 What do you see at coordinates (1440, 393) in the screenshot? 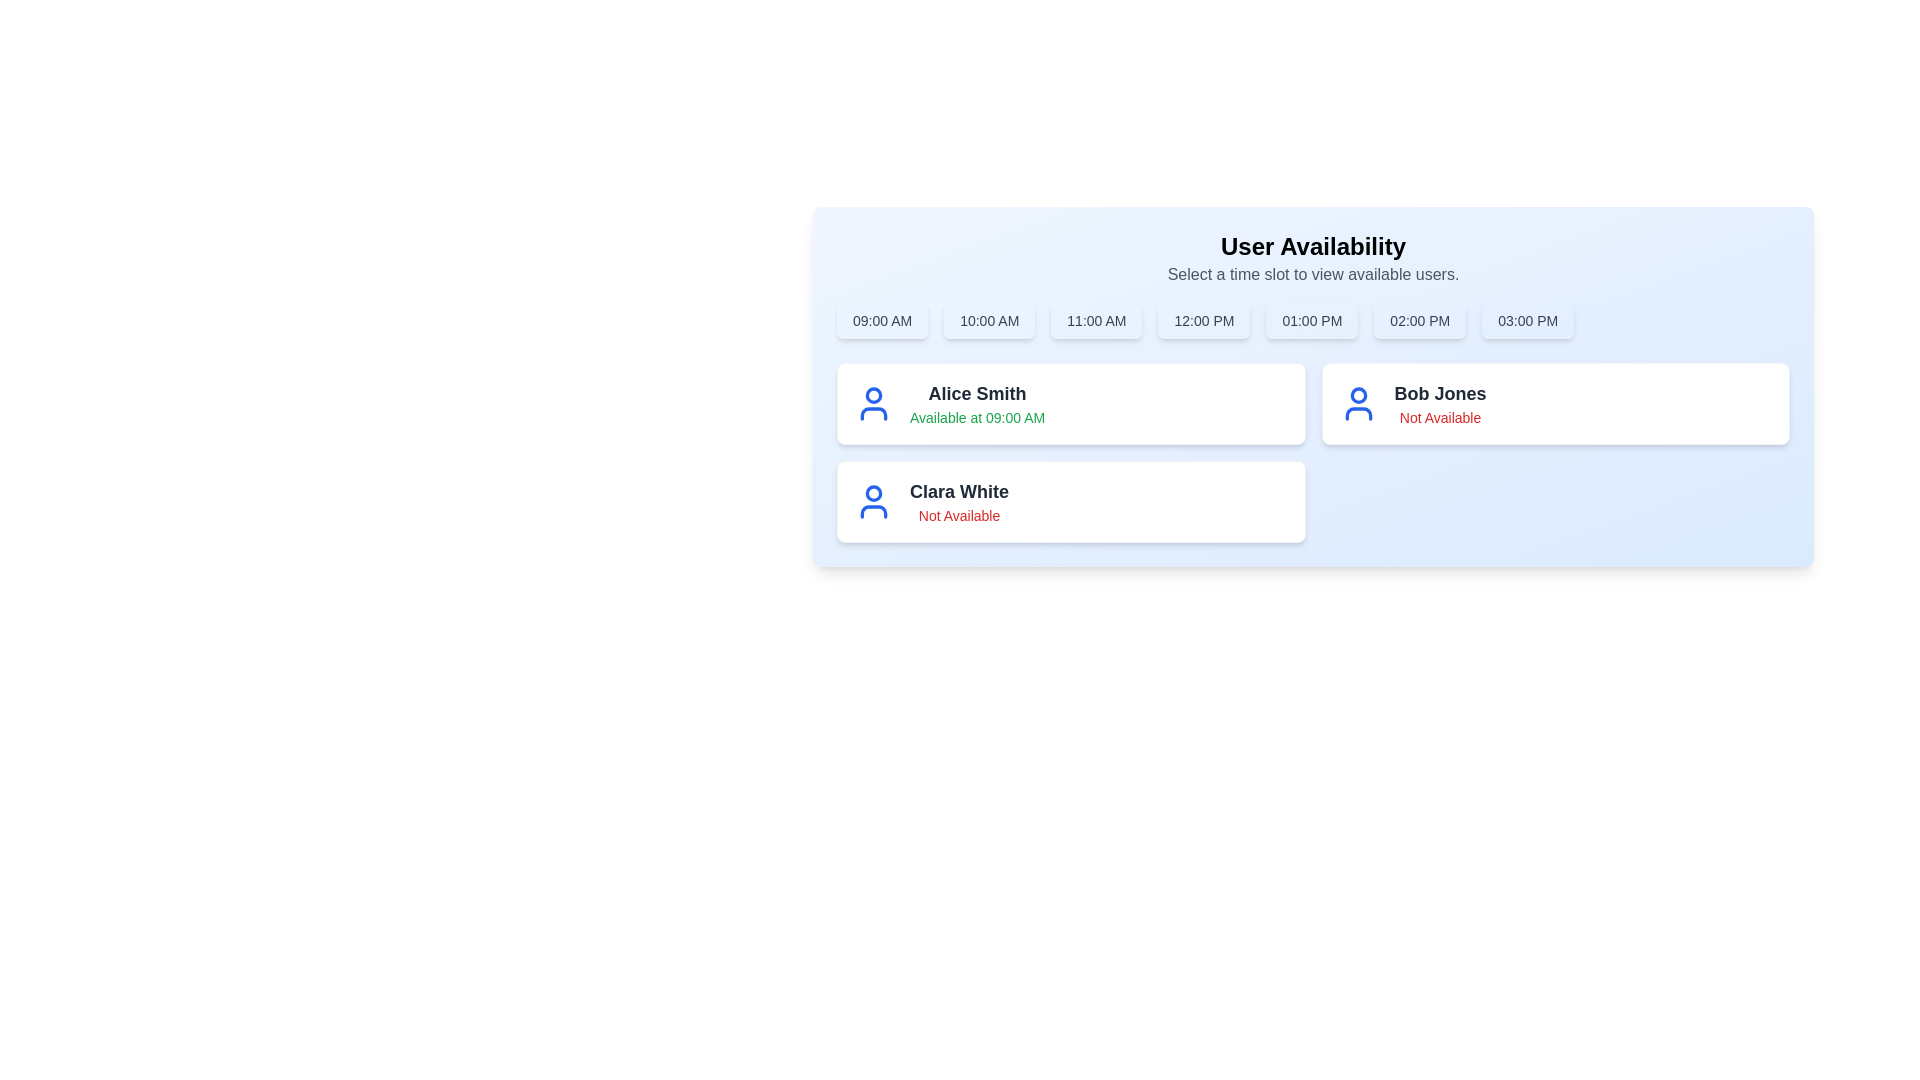
I see `the static text label displaying 'Bob Jones', which is styled in bold and dark gray, located near the top-right corner of the user list section` at bounding box center [1440, 393].